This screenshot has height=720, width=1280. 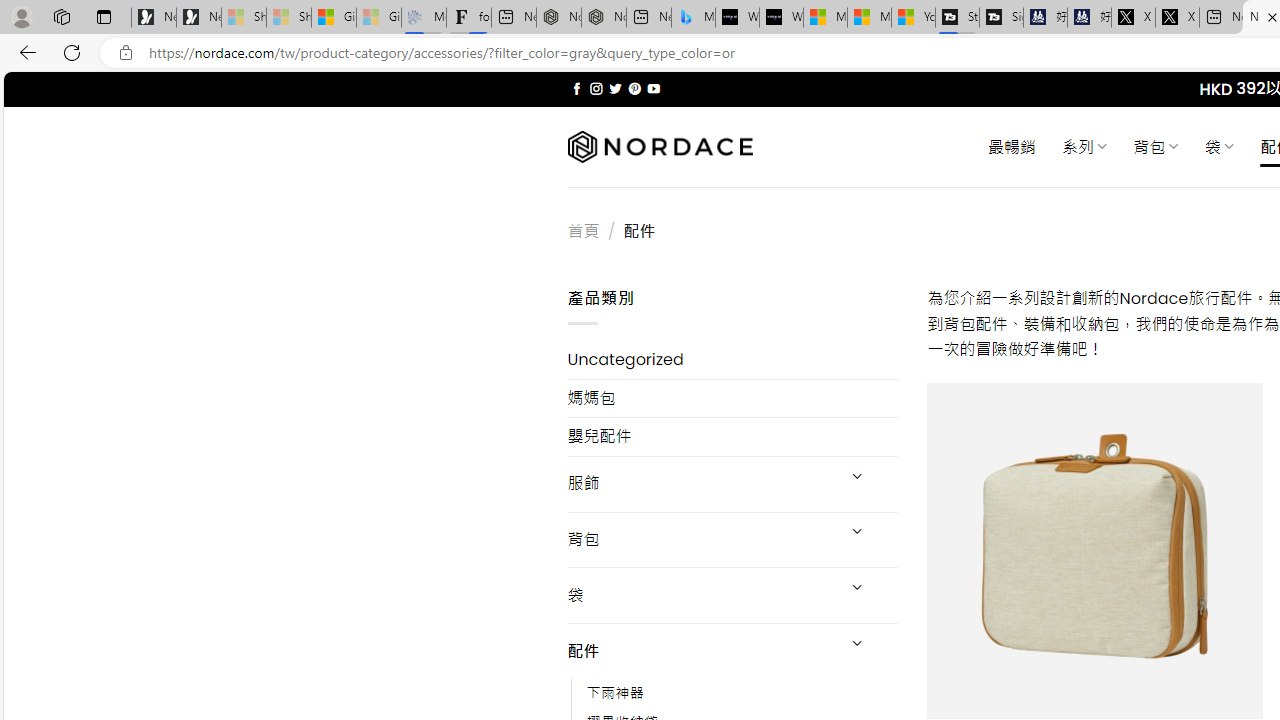 What do you see at coordinates (653, 88) in the screenshot?
I see `'Follow on YouTube'` at bounding box center [653, 88].